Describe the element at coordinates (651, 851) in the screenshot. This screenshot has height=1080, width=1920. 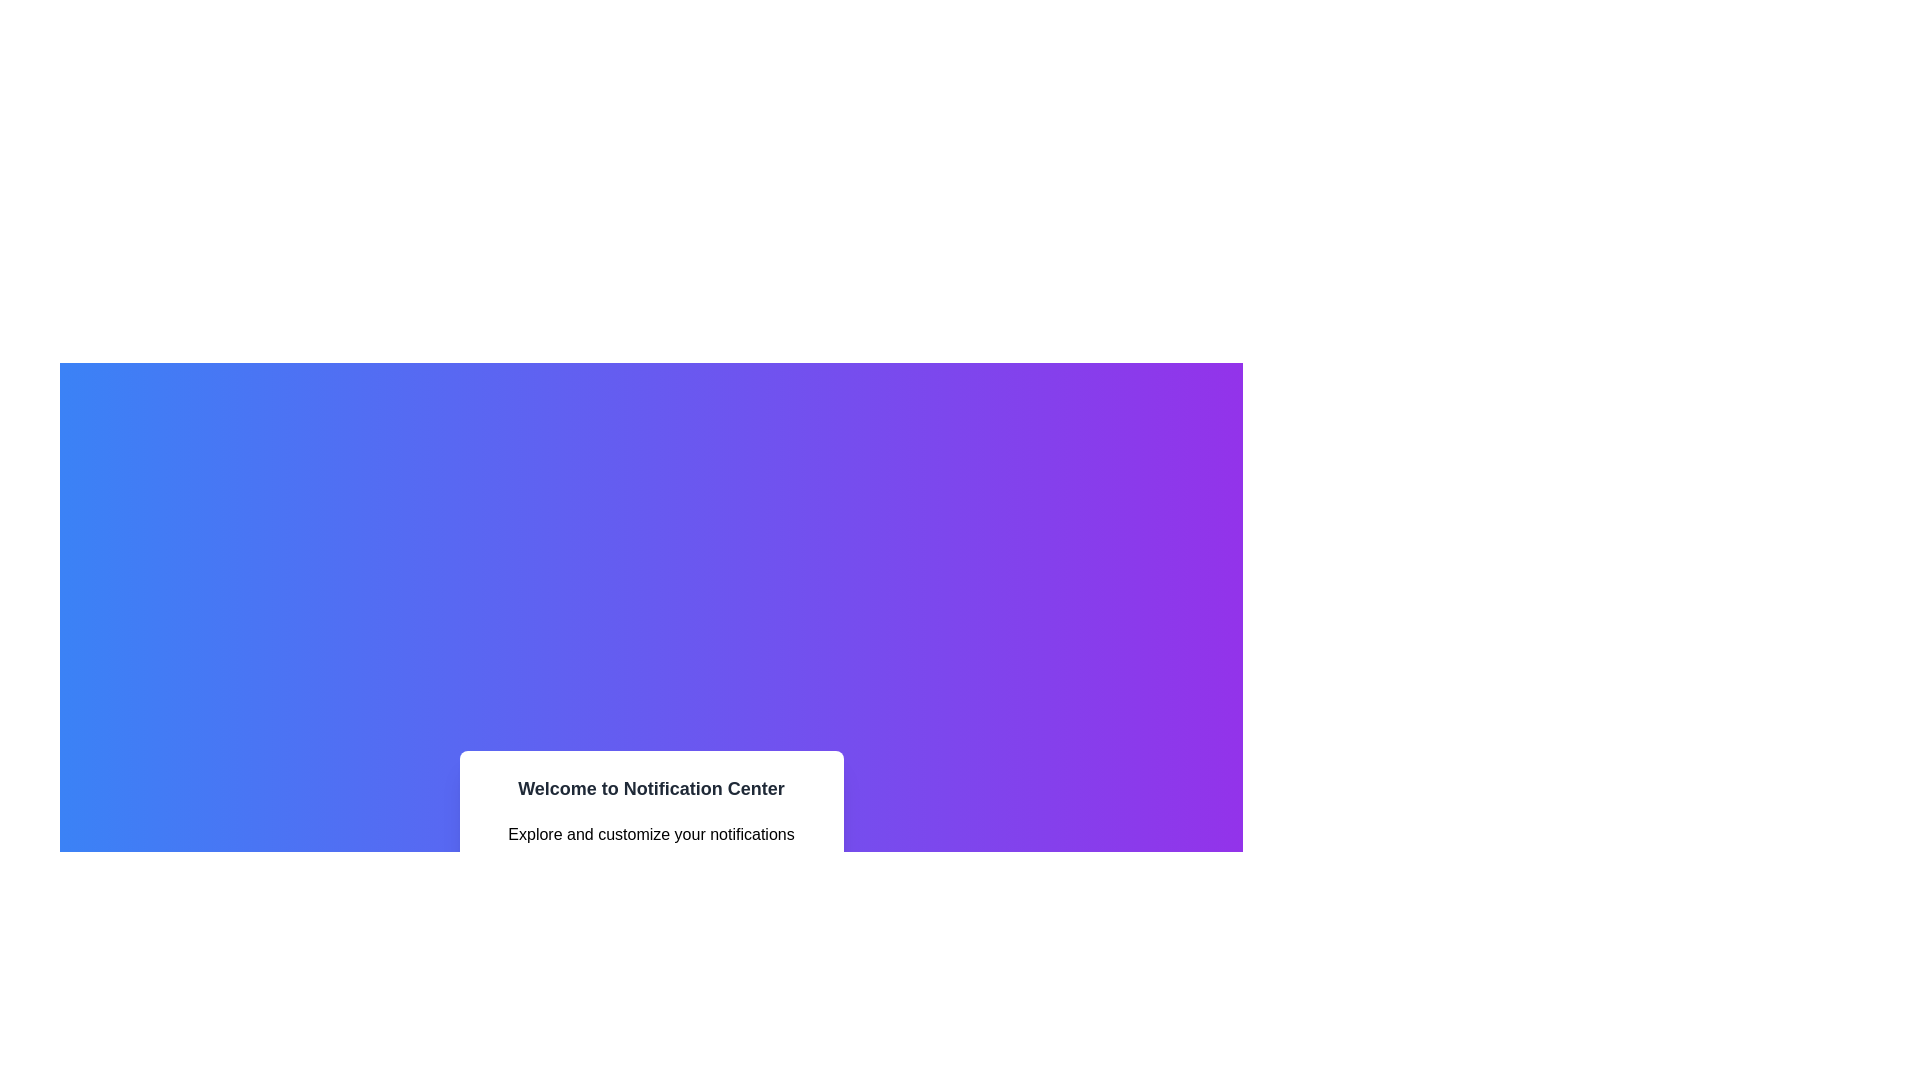
I see `title and description from the Informational Card, which has a white background with rounded corners and contains the title 'Welcome to Notification Center' in bold dark gray font, along with the description 'Explore and customize your notifications efficiently.'` at that location.